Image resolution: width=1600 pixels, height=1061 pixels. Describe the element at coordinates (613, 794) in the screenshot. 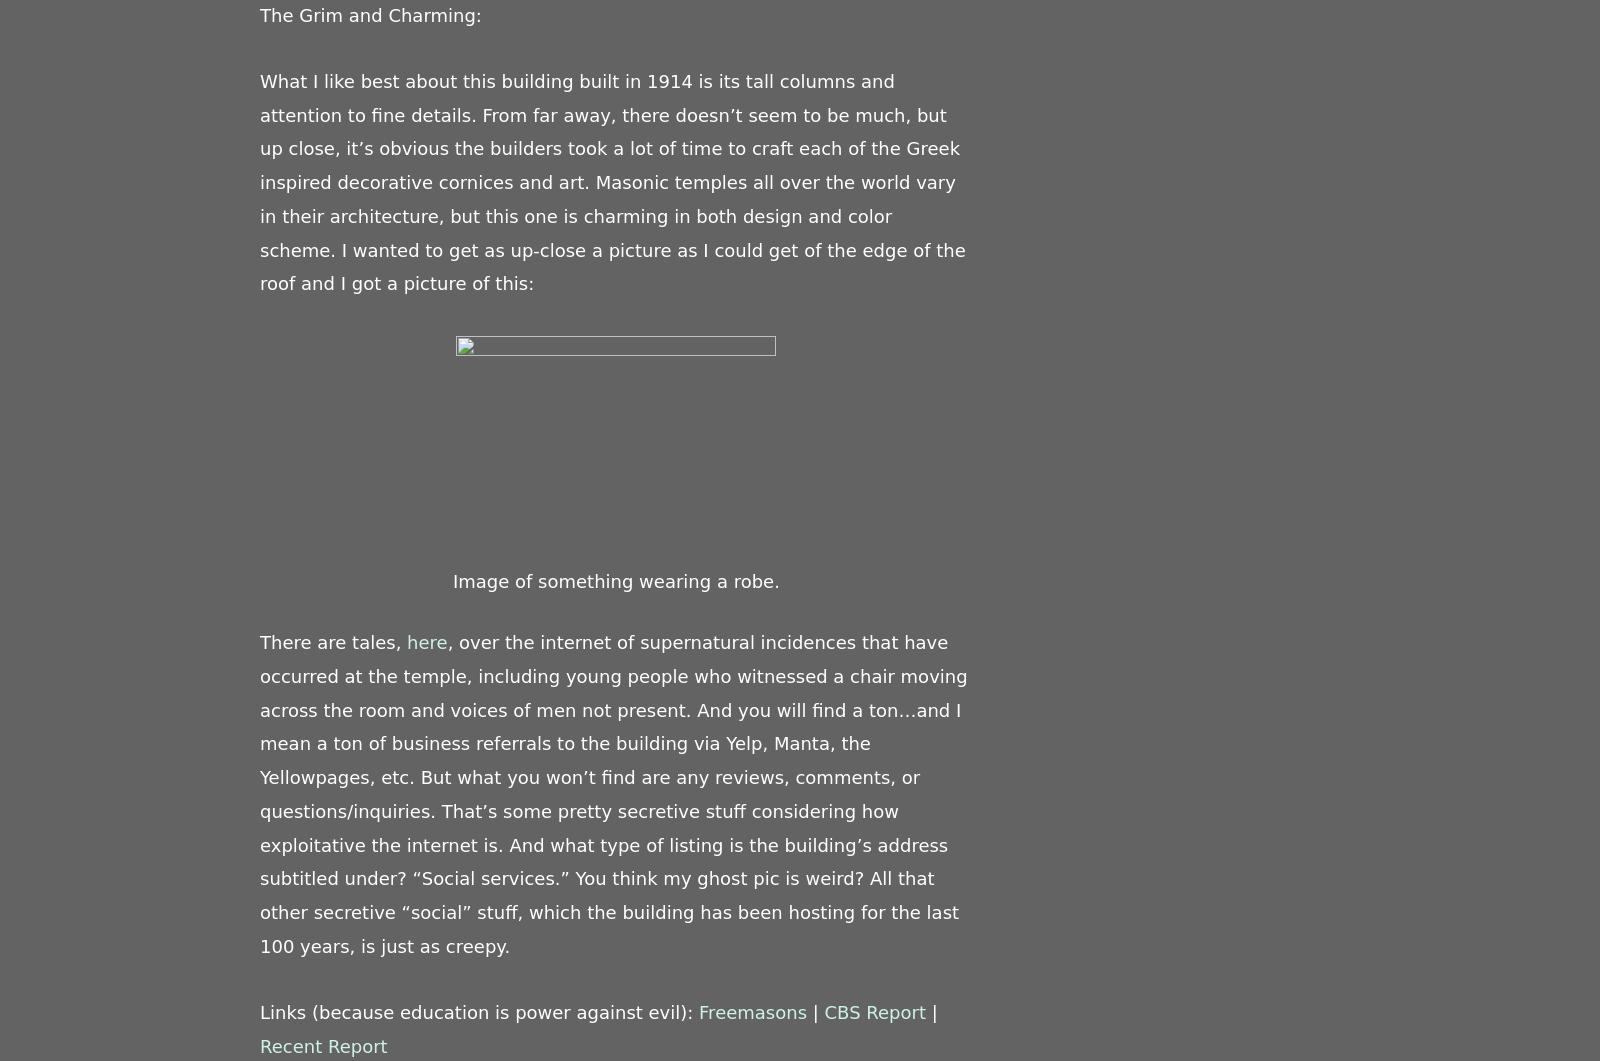

I see `', over the internet of supernatural incidences that have occurred at the temple, including young people who witnessed a chair moving across the room and voices of men not present. And you will find a ton…and I mean a ton of business referrals to the building via Yelp, Manta, the Yellowpages, etc. But what you won’t find are any reviews, comments, or questions/inquiries. That’s some pretty secretive stuff considering how exploitative the internet is. And what type of listing is the building’s address subtitled under? “Social services.” You think my ghost pic is weird? All that other secretive “social” stuff, which the building has been hosting for the last 100 years, is just as creepy.'` at that location.